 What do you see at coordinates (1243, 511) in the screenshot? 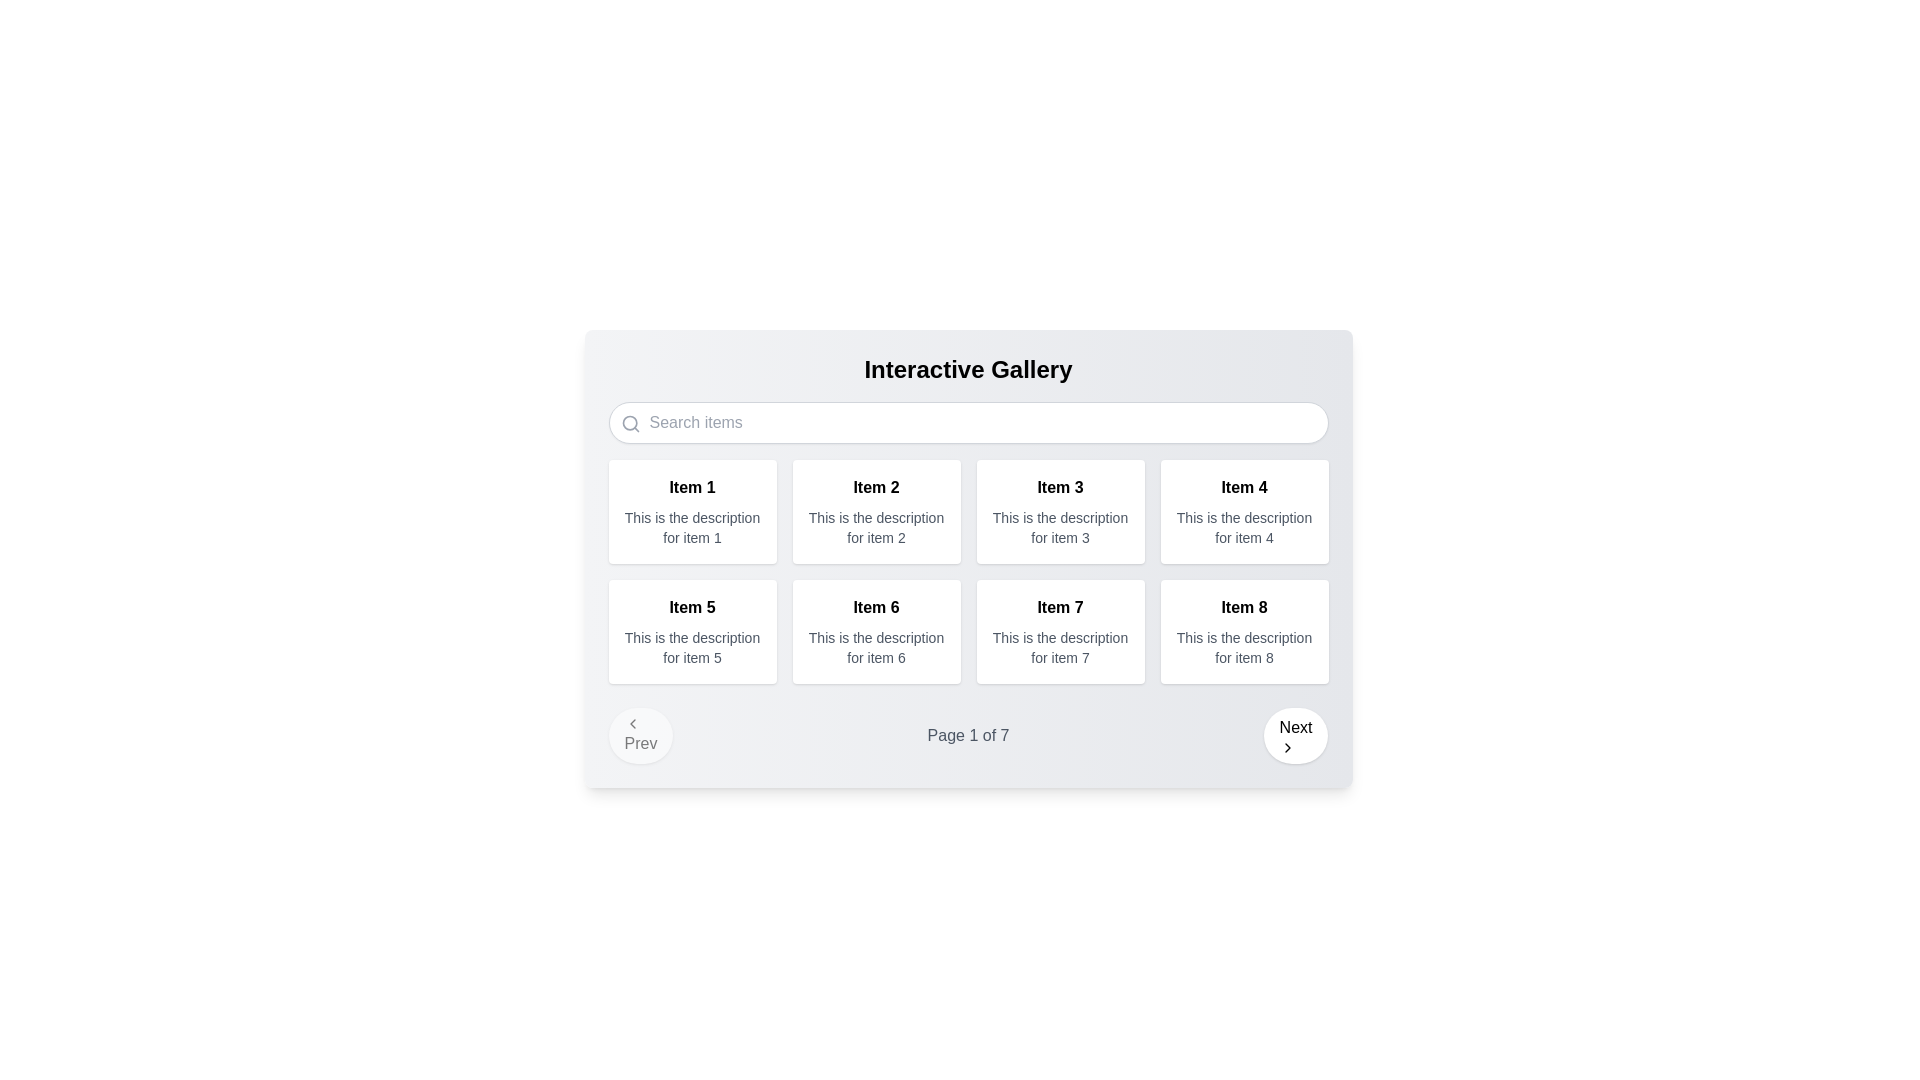
I see `the informational card titled 'Item 4', which has a white background and rounded corners, located in the rightmost column of the first row of a grid layout` at bounding box center [1243, 511].